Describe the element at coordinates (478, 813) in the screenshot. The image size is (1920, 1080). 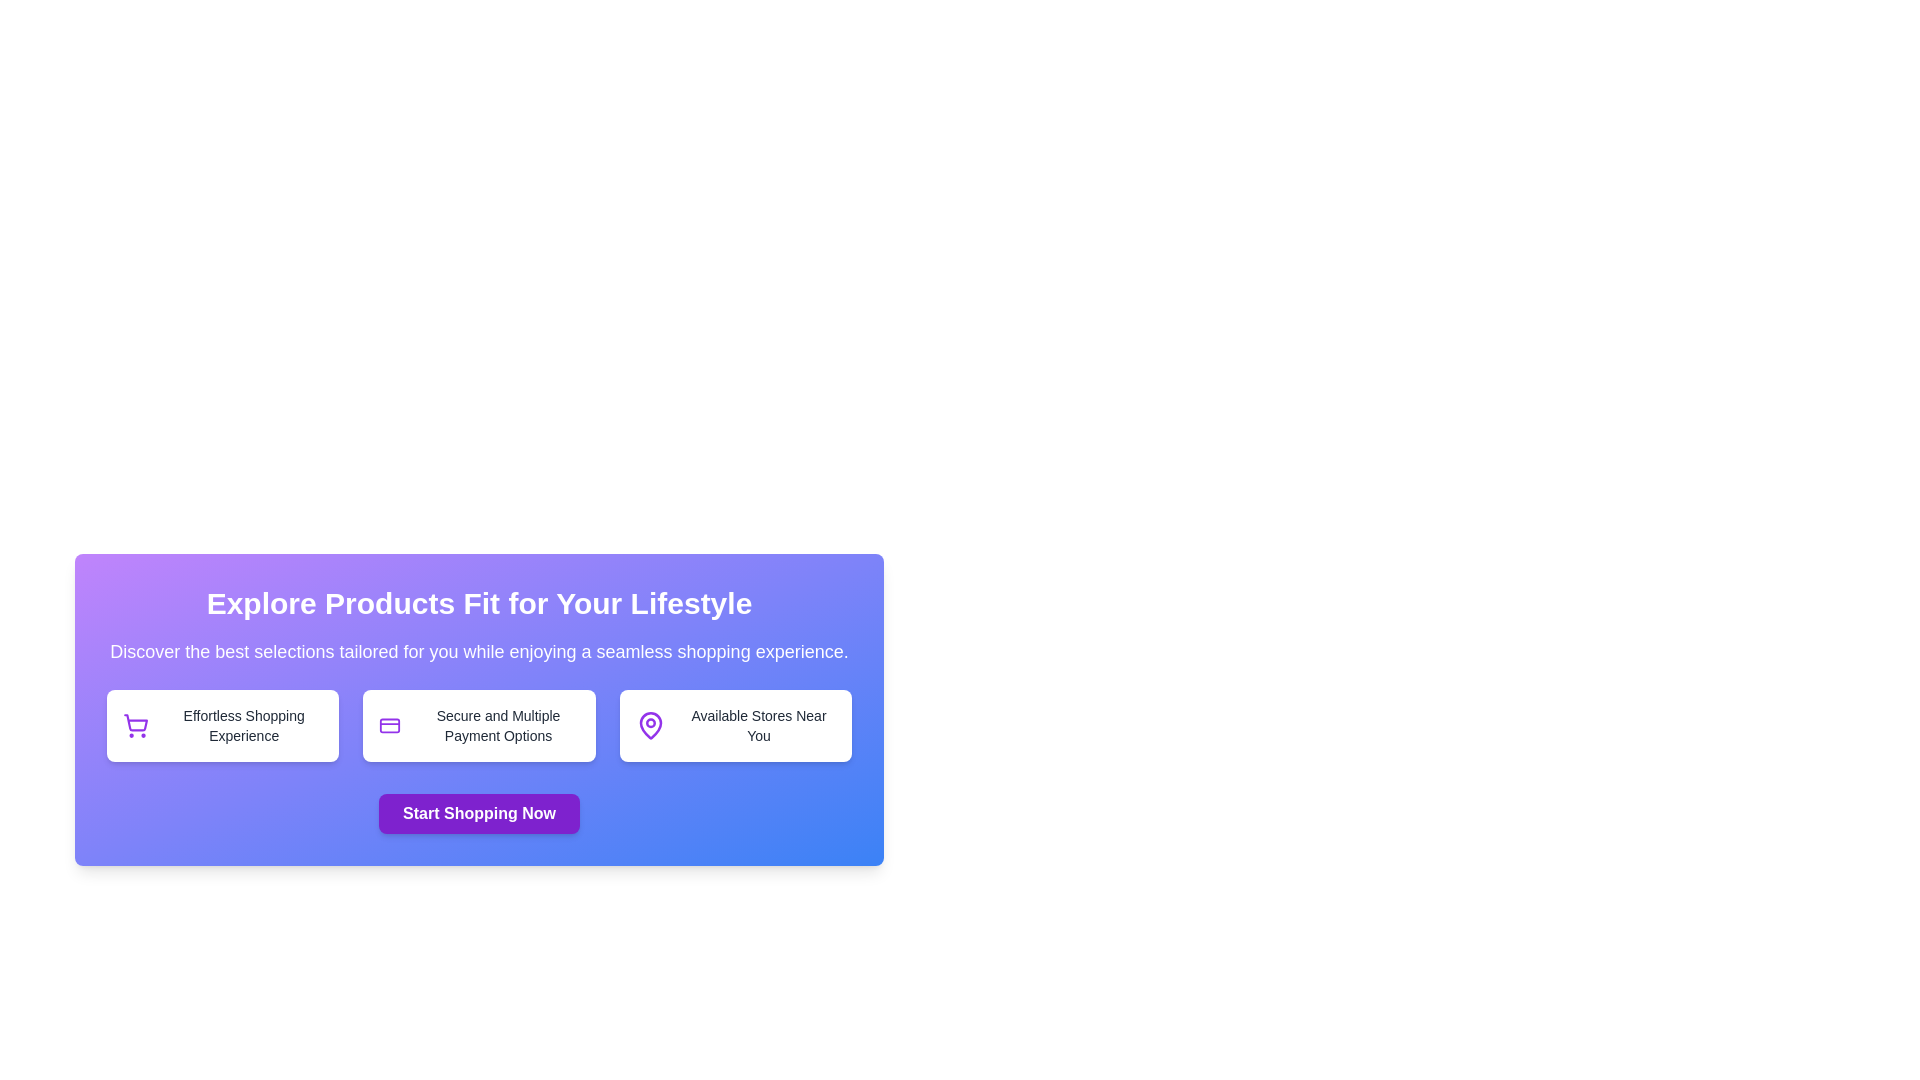
I see `the 'Start Shopping Now' button with a vibrant purple background to observe its hover effects` at that location.